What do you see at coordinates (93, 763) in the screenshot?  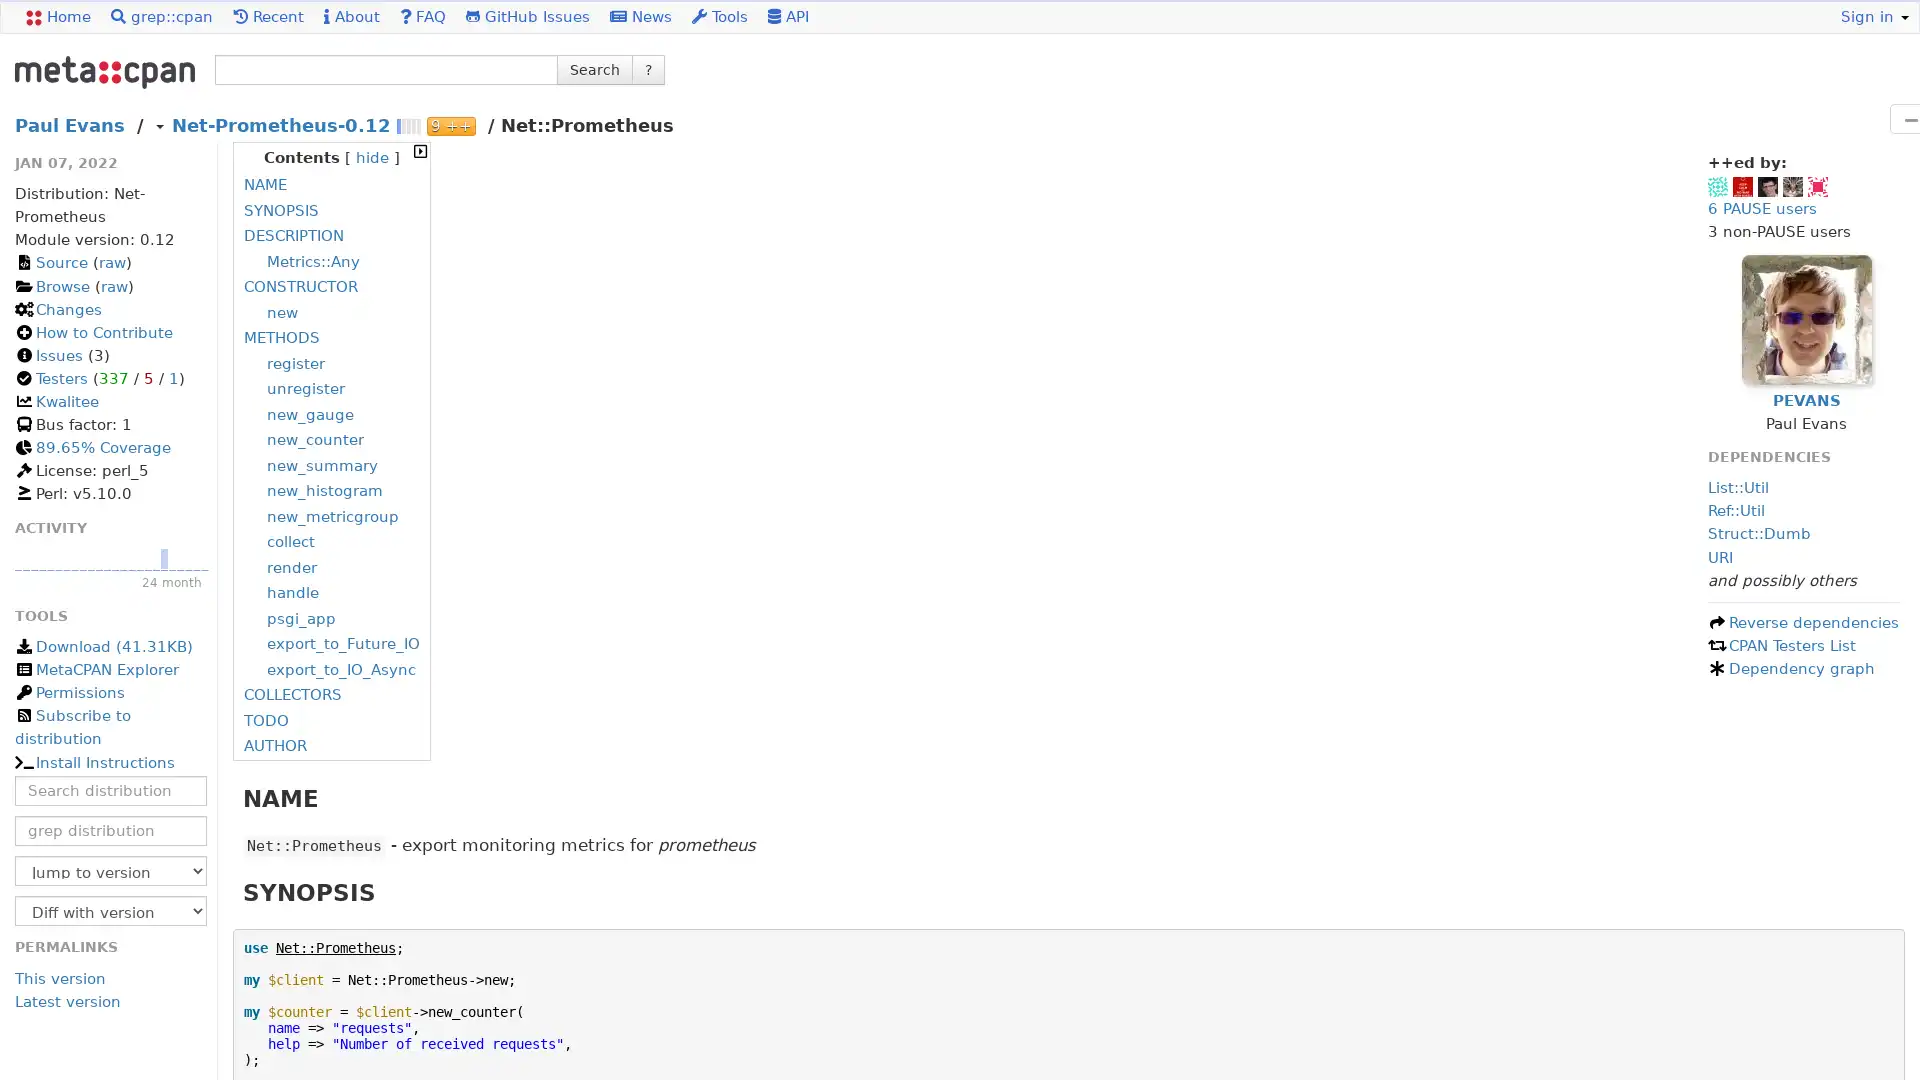 I see `Install Instructions` at bounding box center [93, 763].